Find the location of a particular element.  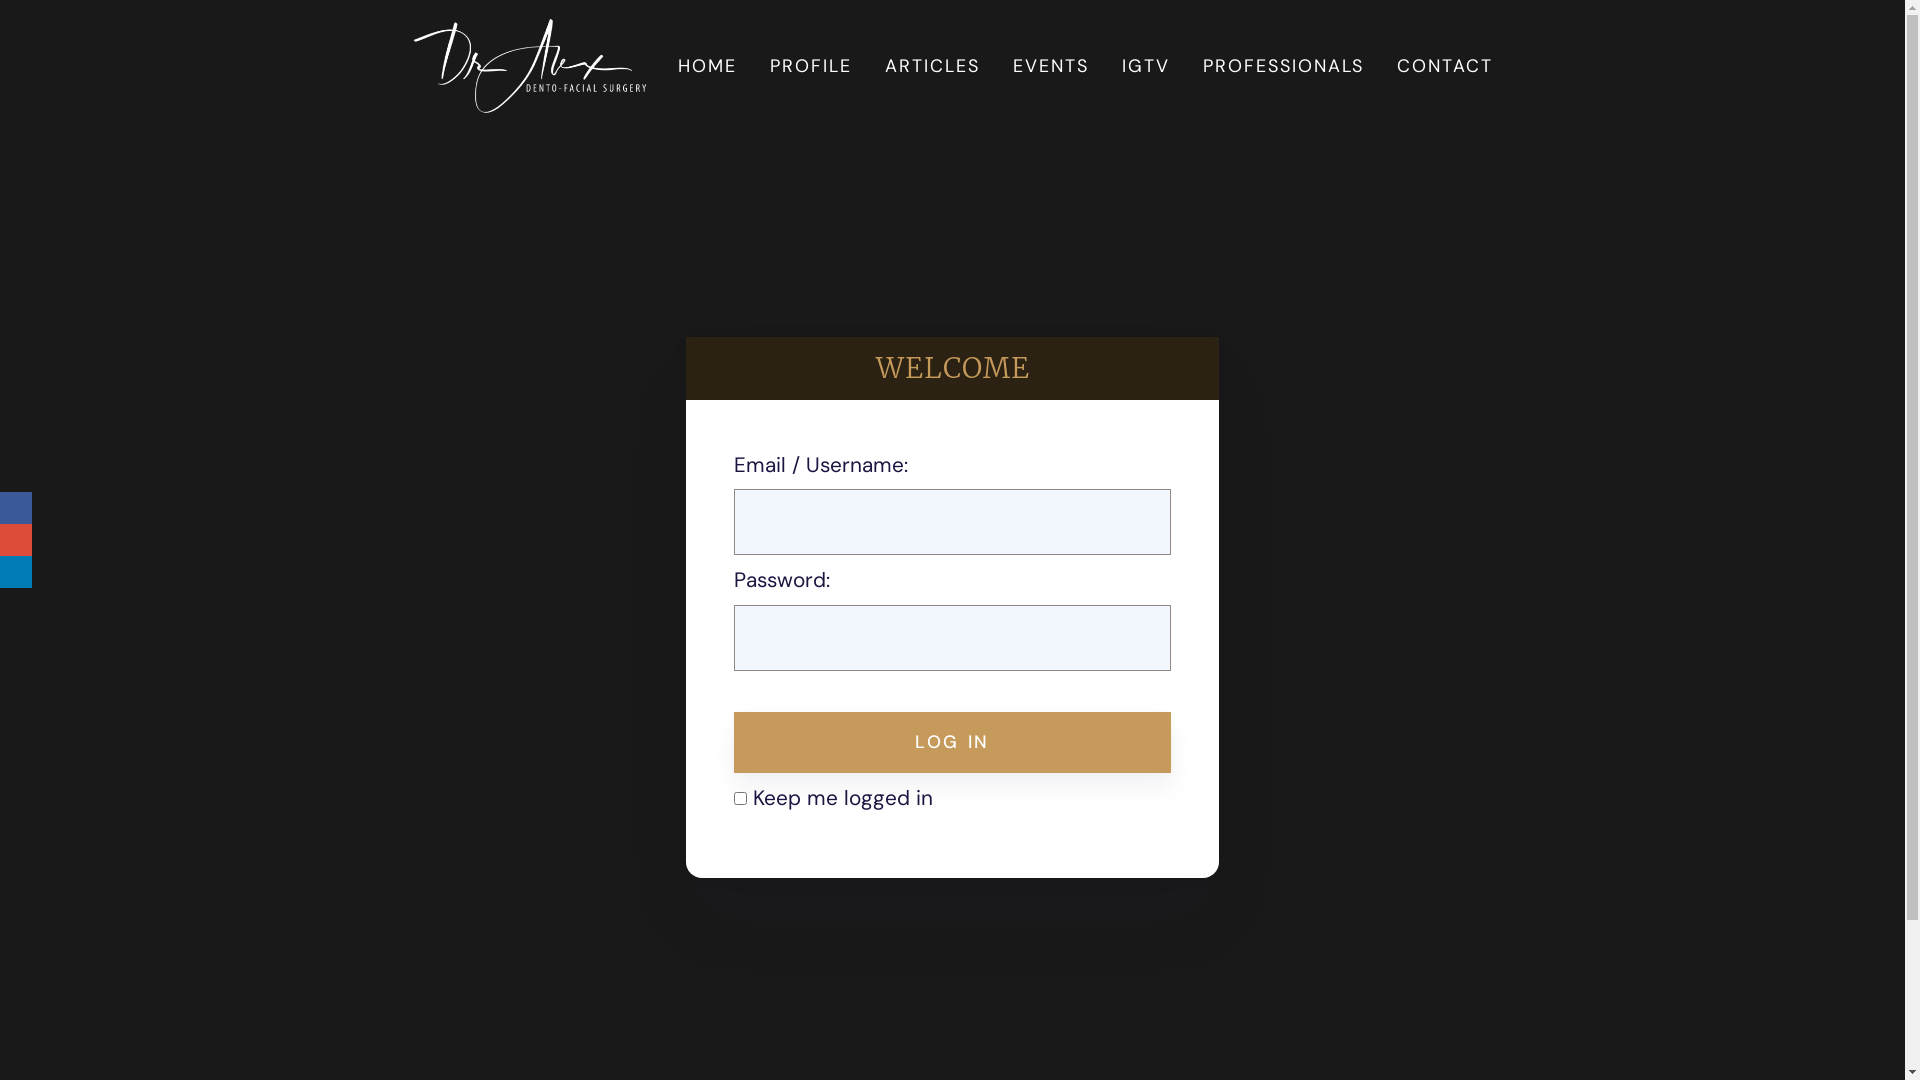

'CONTACT' is located at coordinates (1387, 65).